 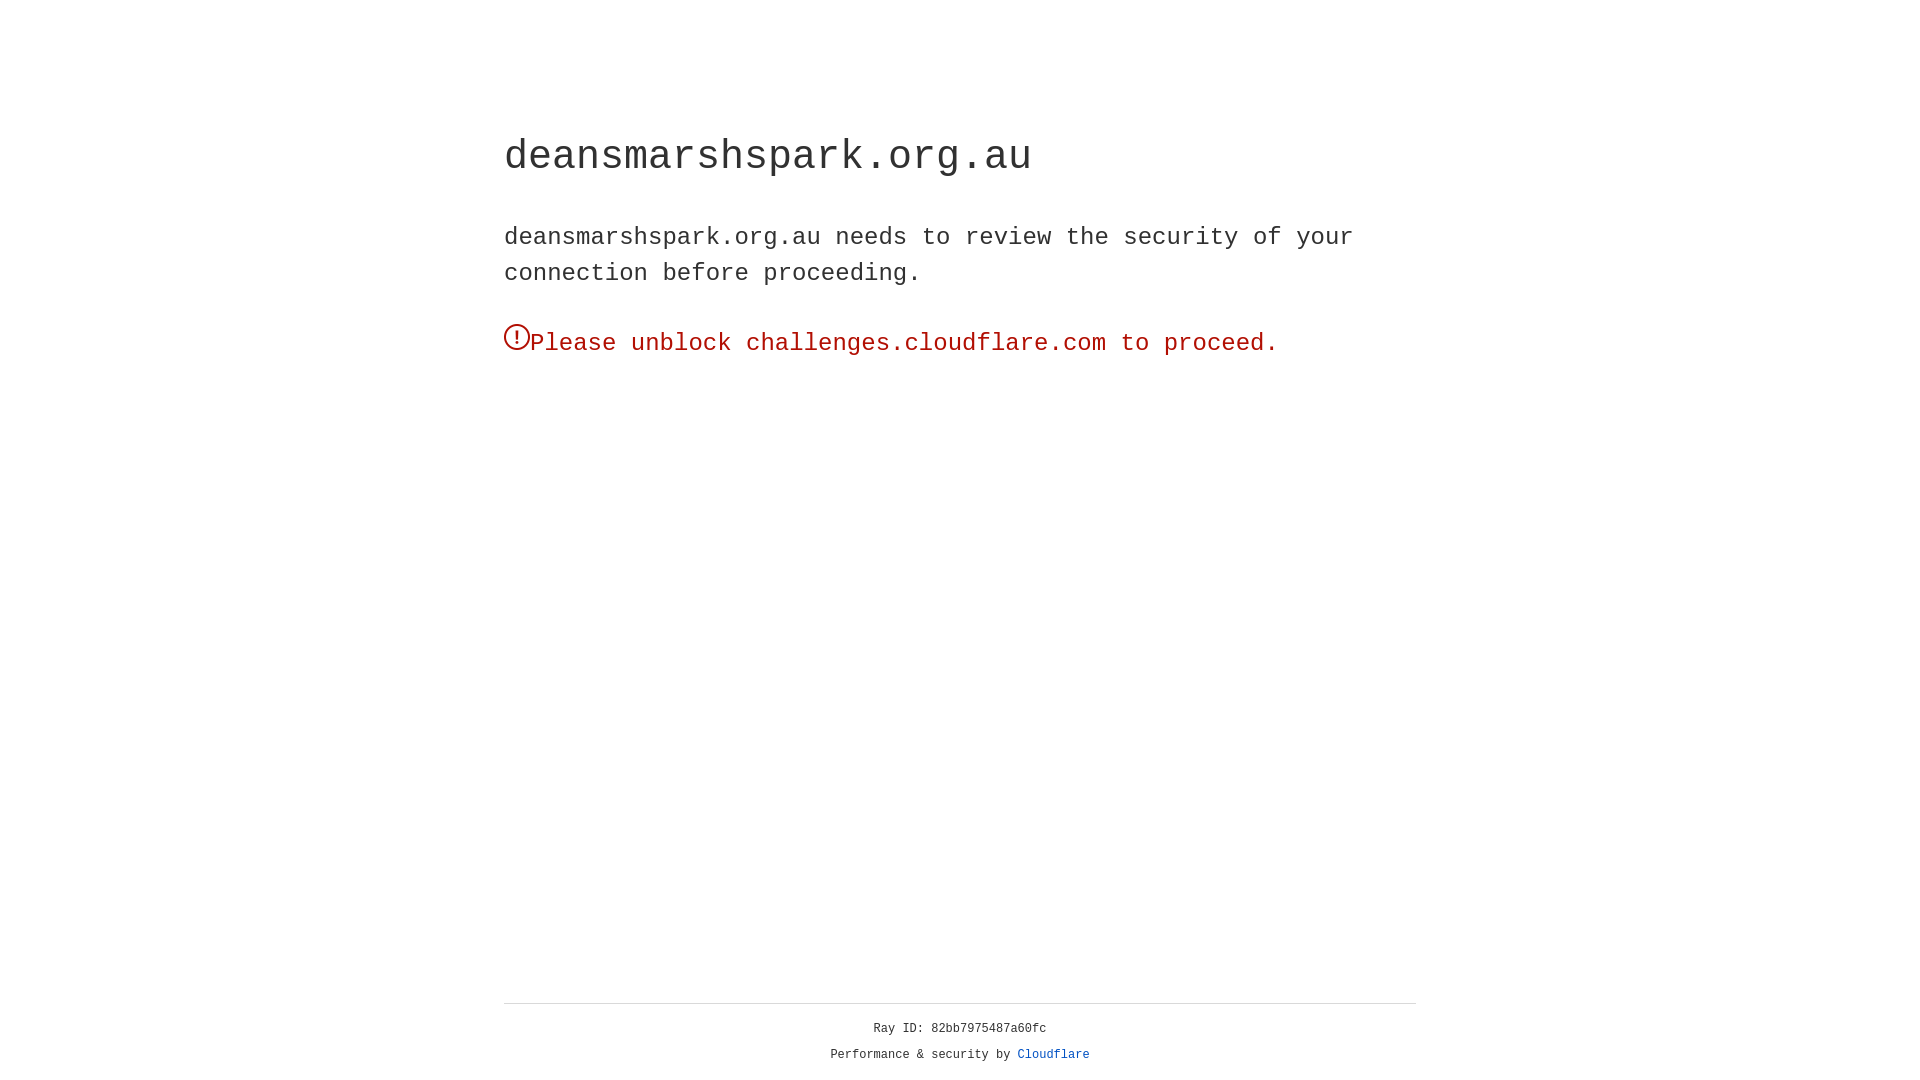 I want to click on 'Cloudflare', so click(x=1053, y=1054).